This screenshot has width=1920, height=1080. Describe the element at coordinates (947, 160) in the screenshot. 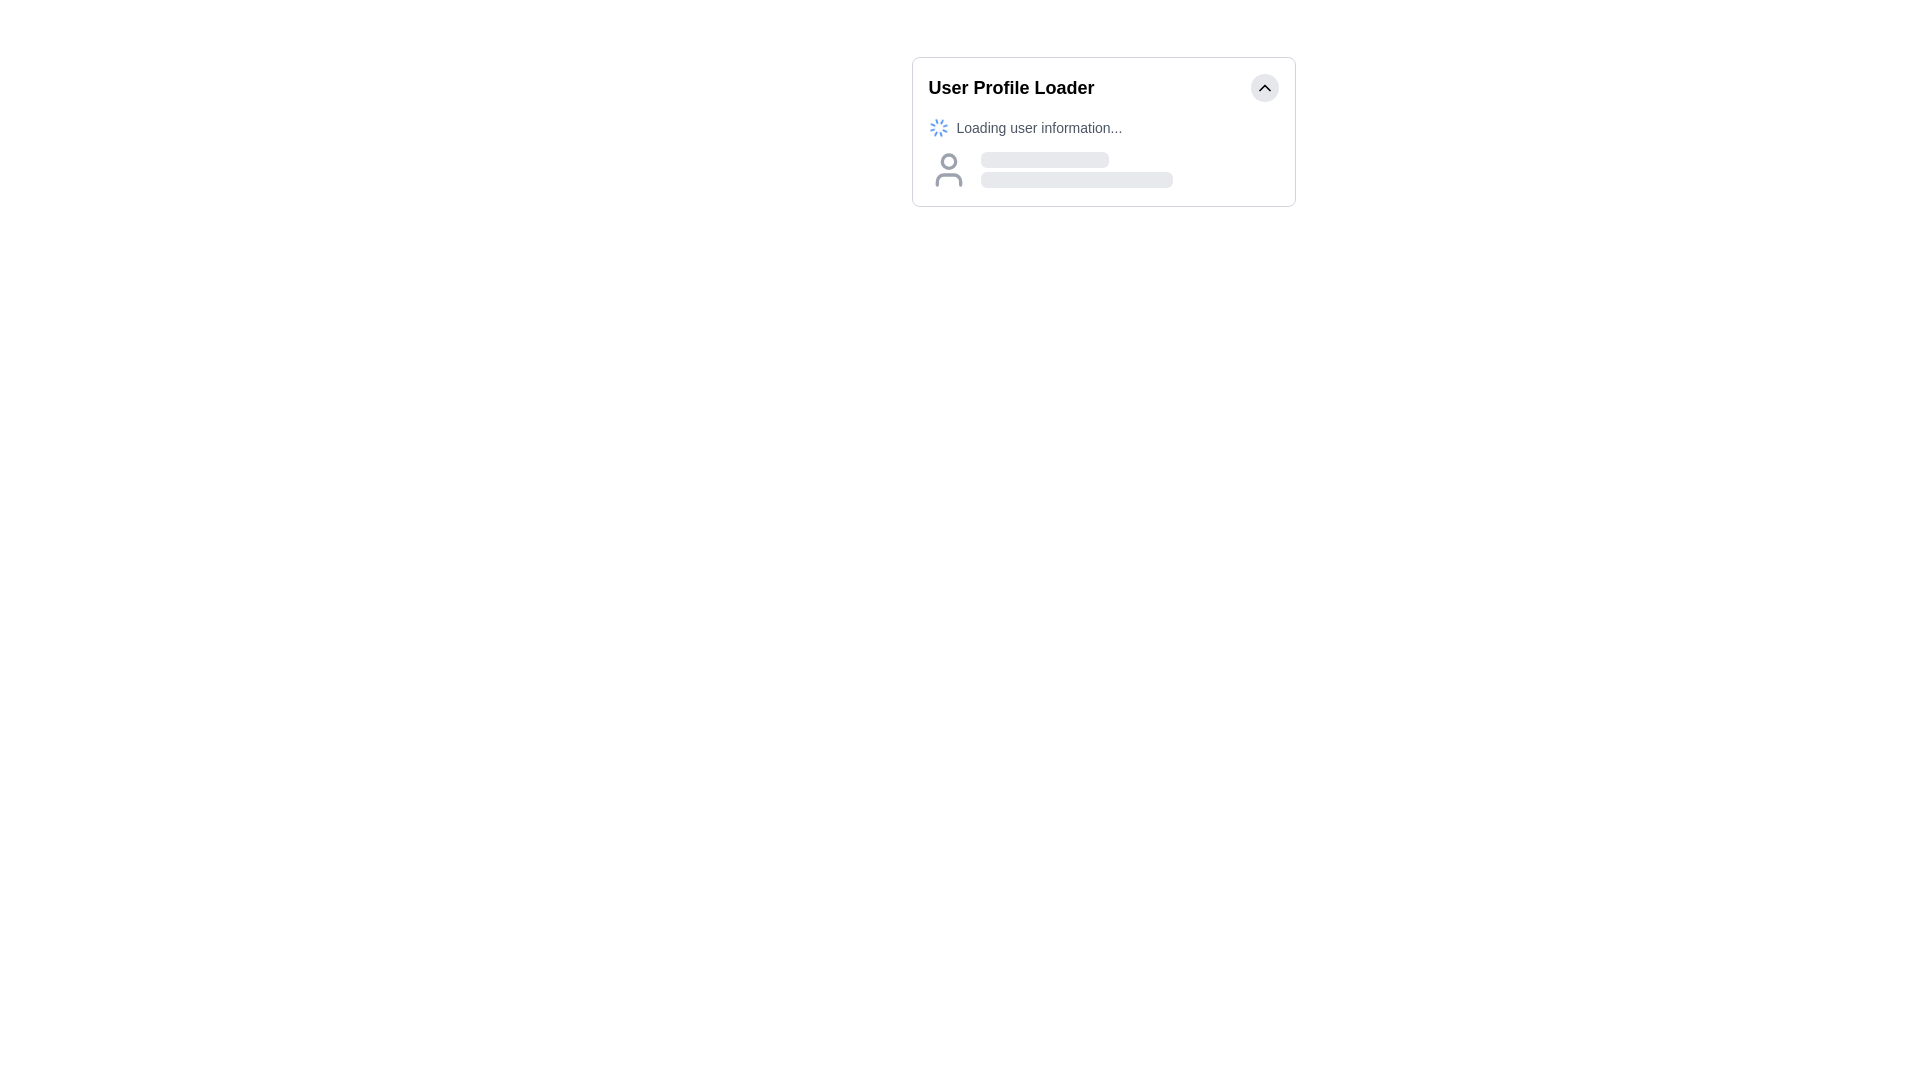

I see `the circular icon element that represents the head section of the user profile icon within the SVG in the 'User Profile Loader' interface` at that location.